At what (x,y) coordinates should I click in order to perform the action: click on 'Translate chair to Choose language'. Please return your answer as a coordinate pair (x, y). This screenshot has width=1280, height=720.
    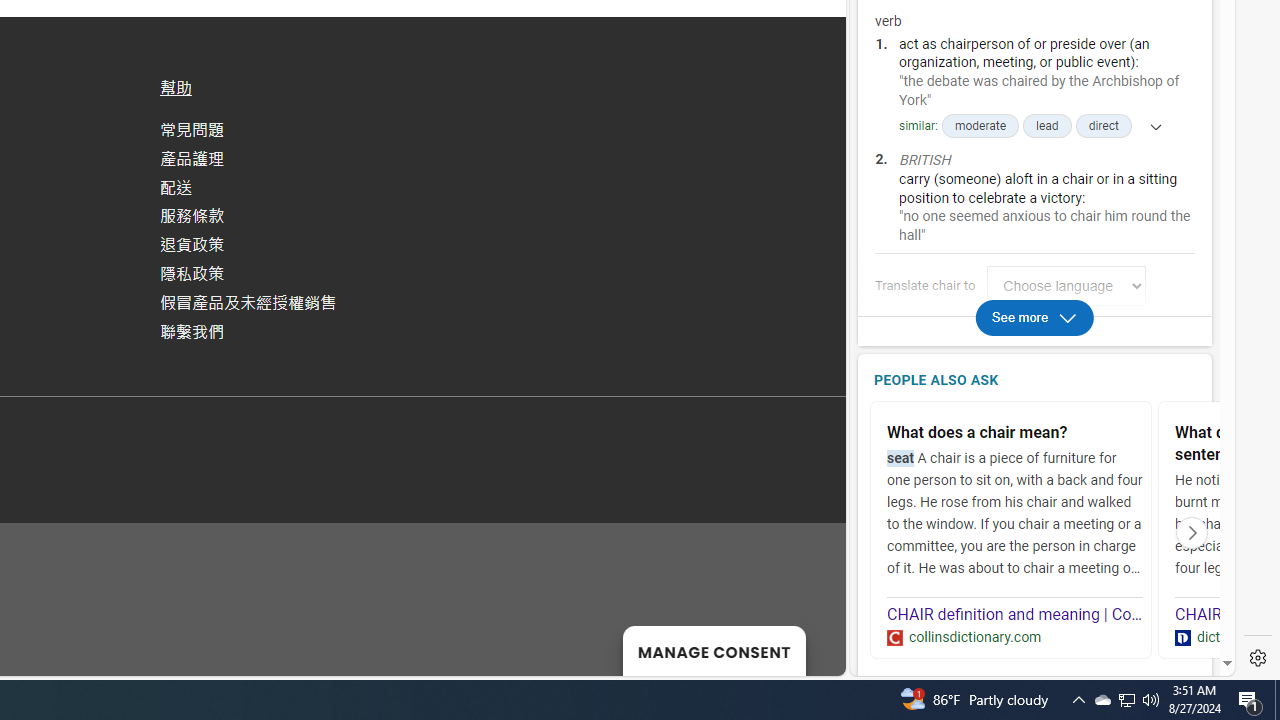
    Looking at the image, I should click on (1065, 286).